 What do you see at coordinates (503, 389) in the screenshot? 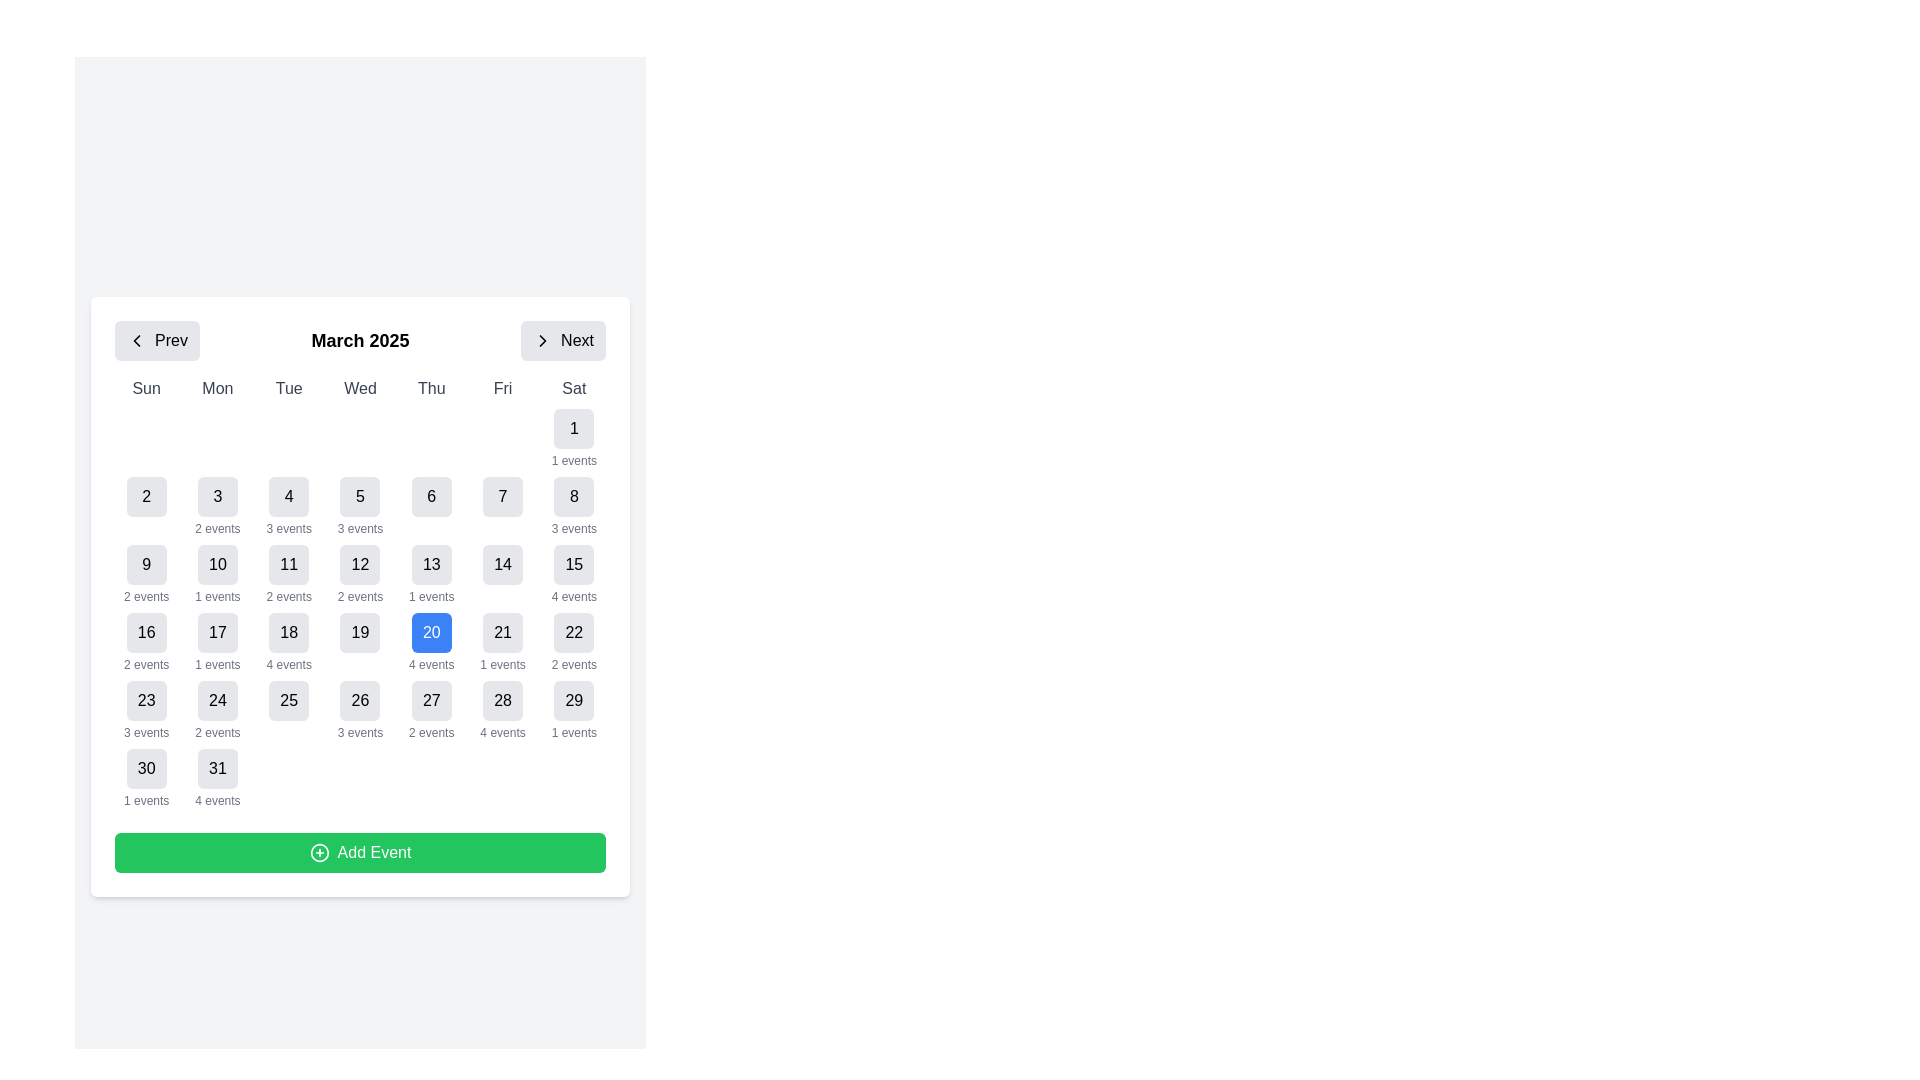
I see `the text label displaying 'Fri', which is part of a row of day labels and positioned between 'Thu' and 'Sat'` at bounding box center [503, 389].